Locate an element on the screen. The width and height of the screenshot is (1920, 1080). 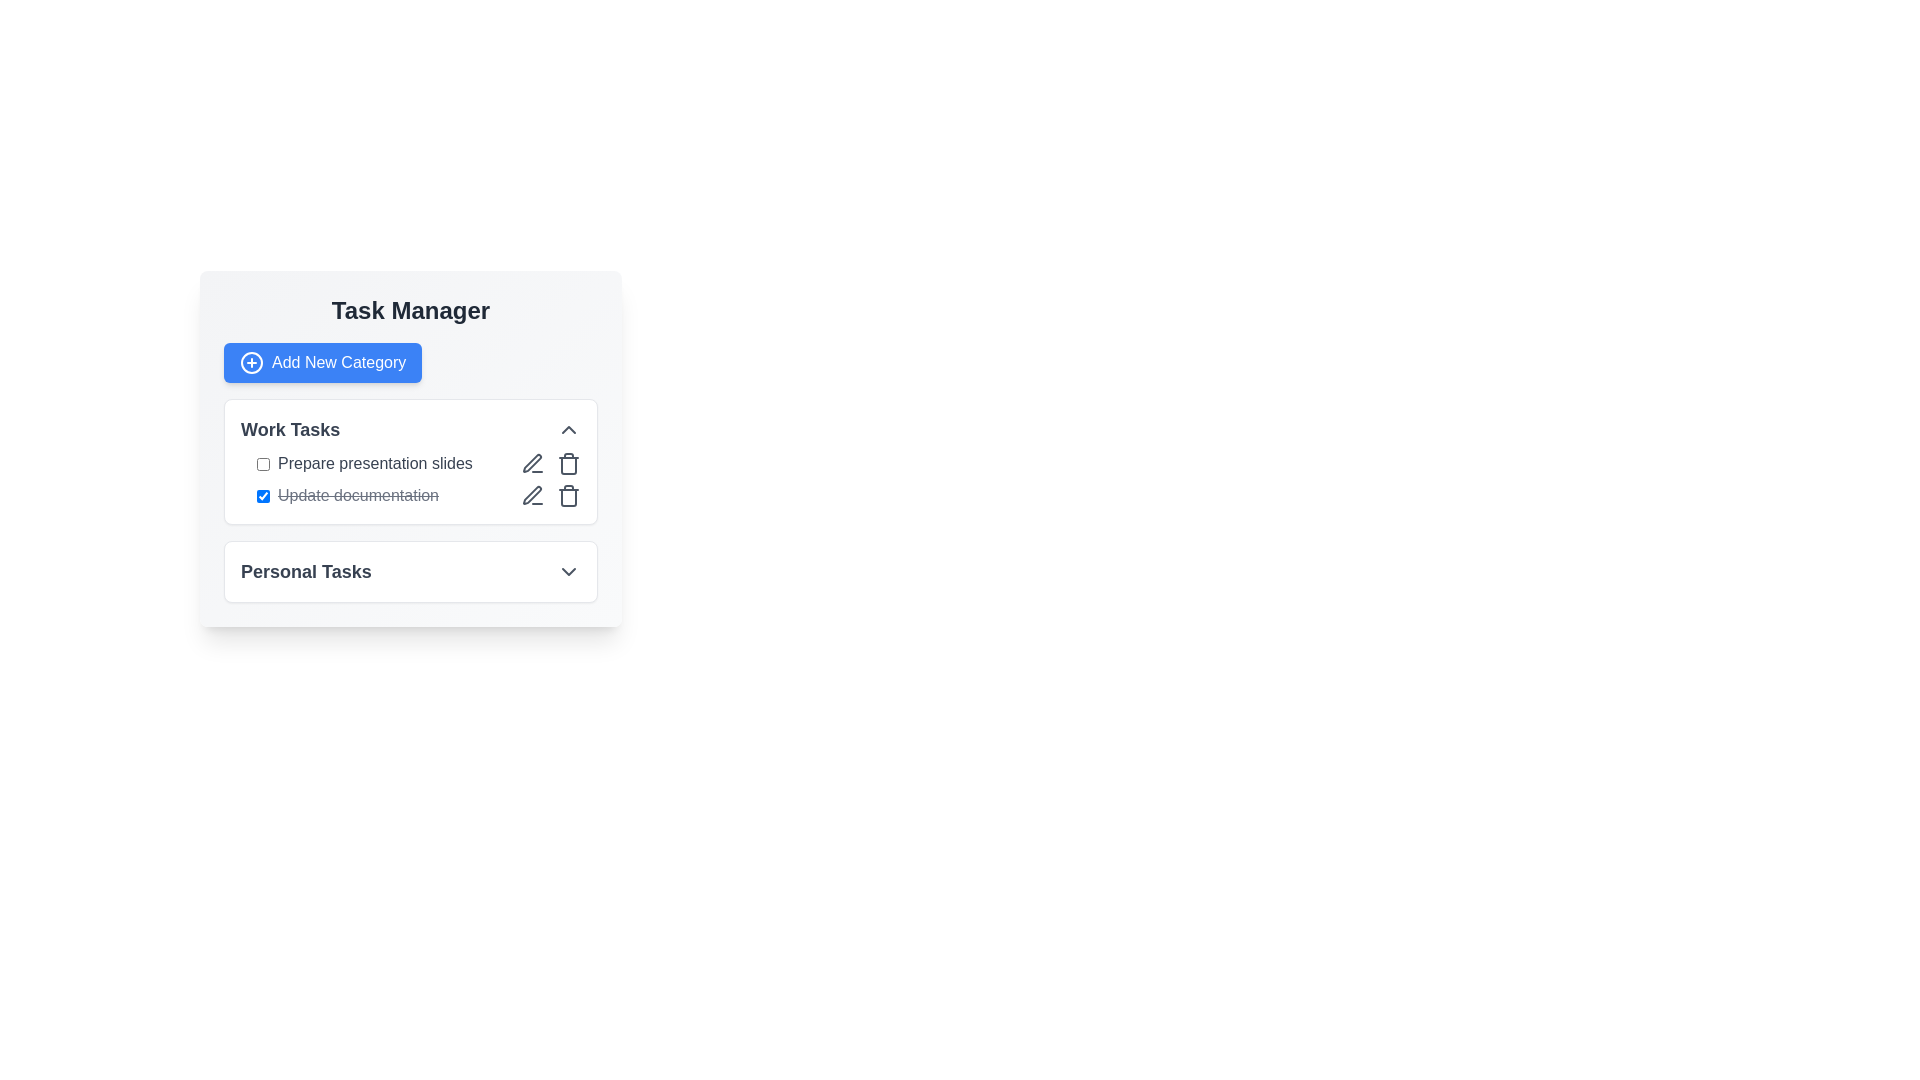
the label displaying 'Update documentation' which indicates a completed task for context options is located at coordinates (417, 495).